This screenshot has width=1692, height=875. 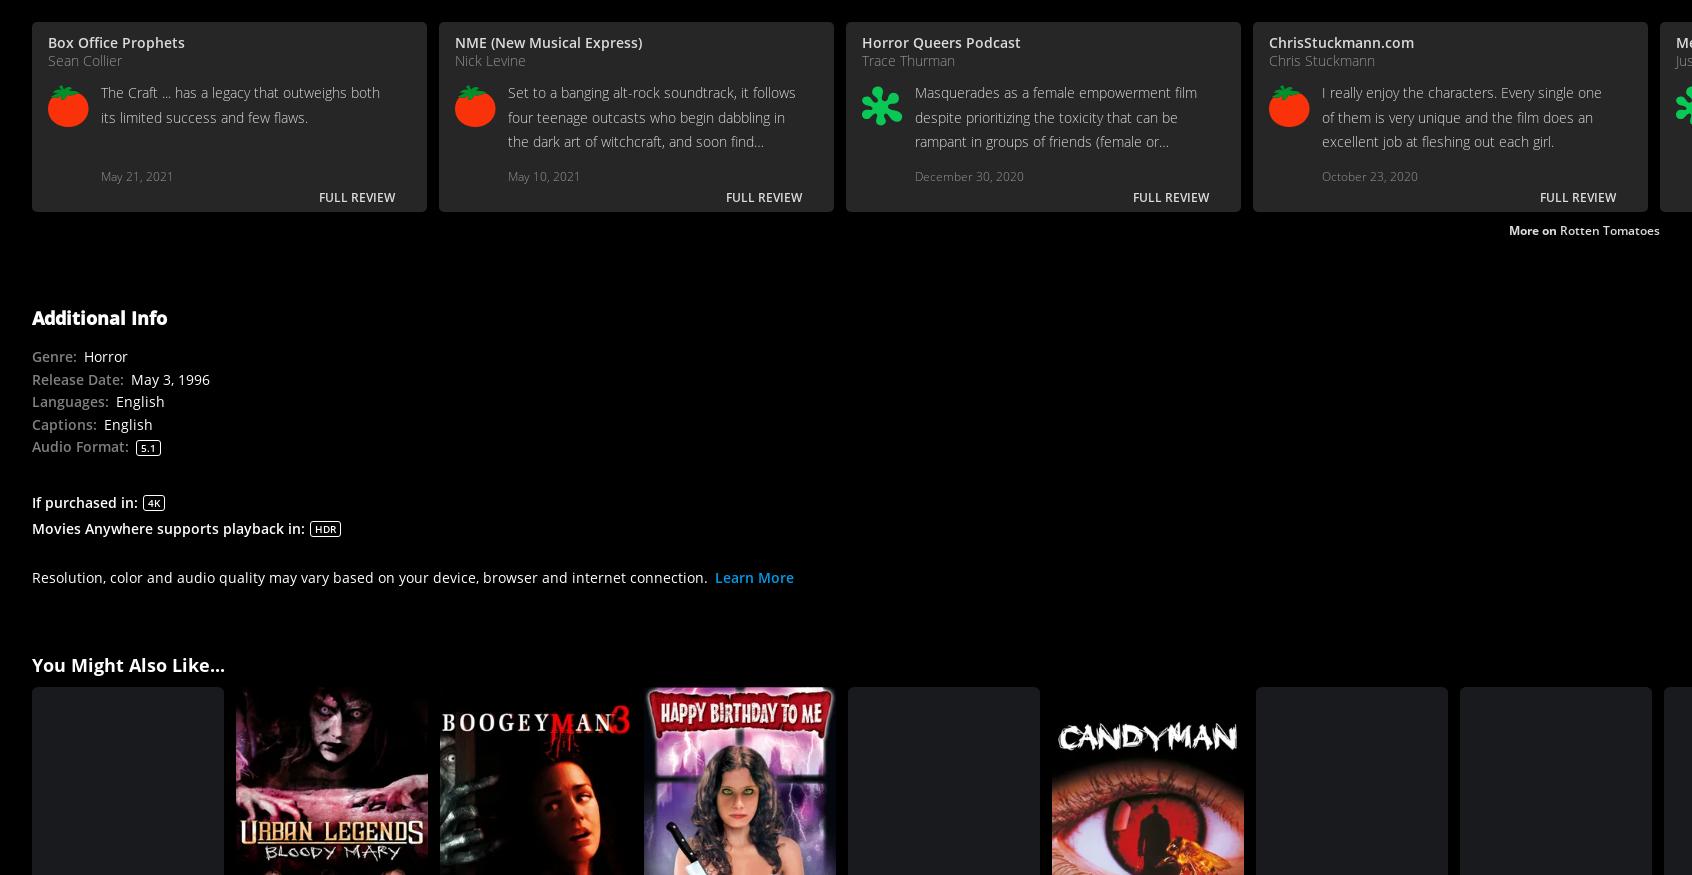 I want to click on 'Trace Thurman', so click(x=907, y=58).